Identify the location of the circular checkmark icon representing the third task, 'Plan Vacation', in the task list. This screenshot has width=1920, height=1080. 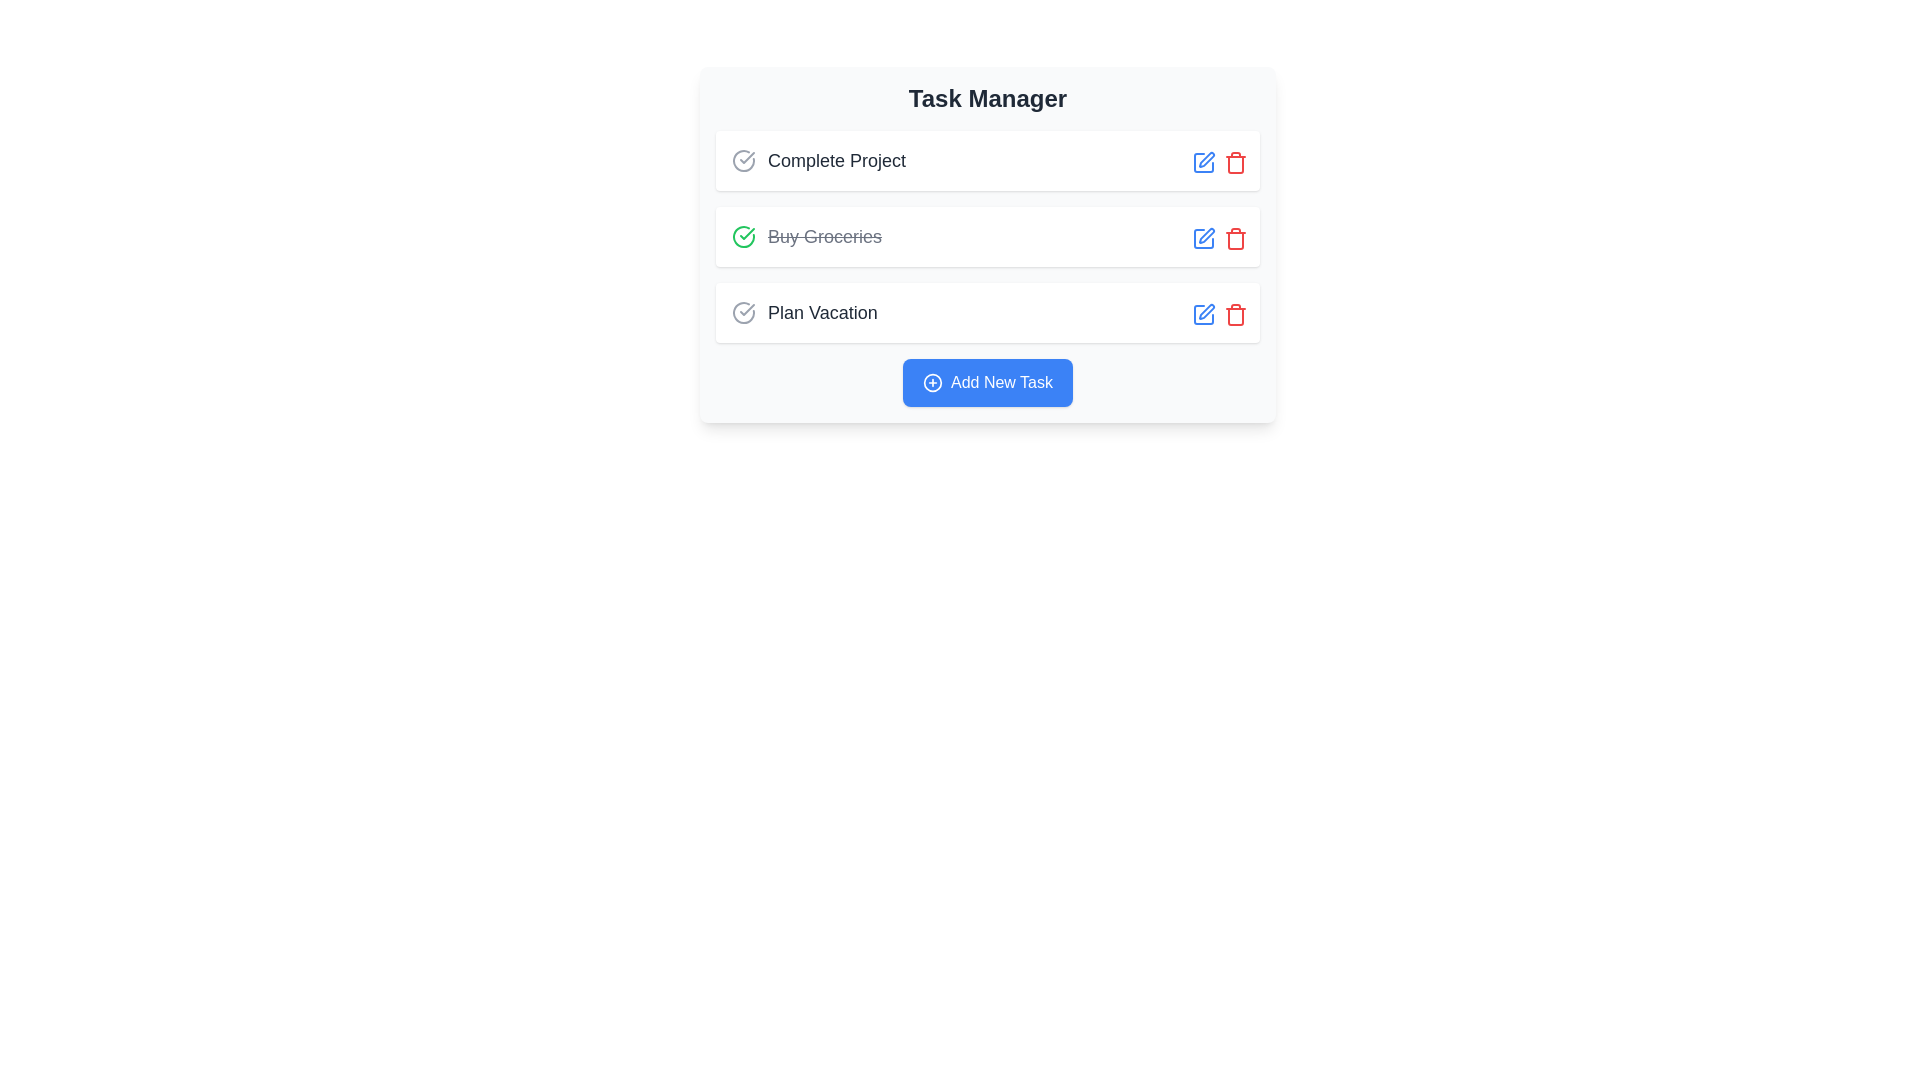
(743, 312).